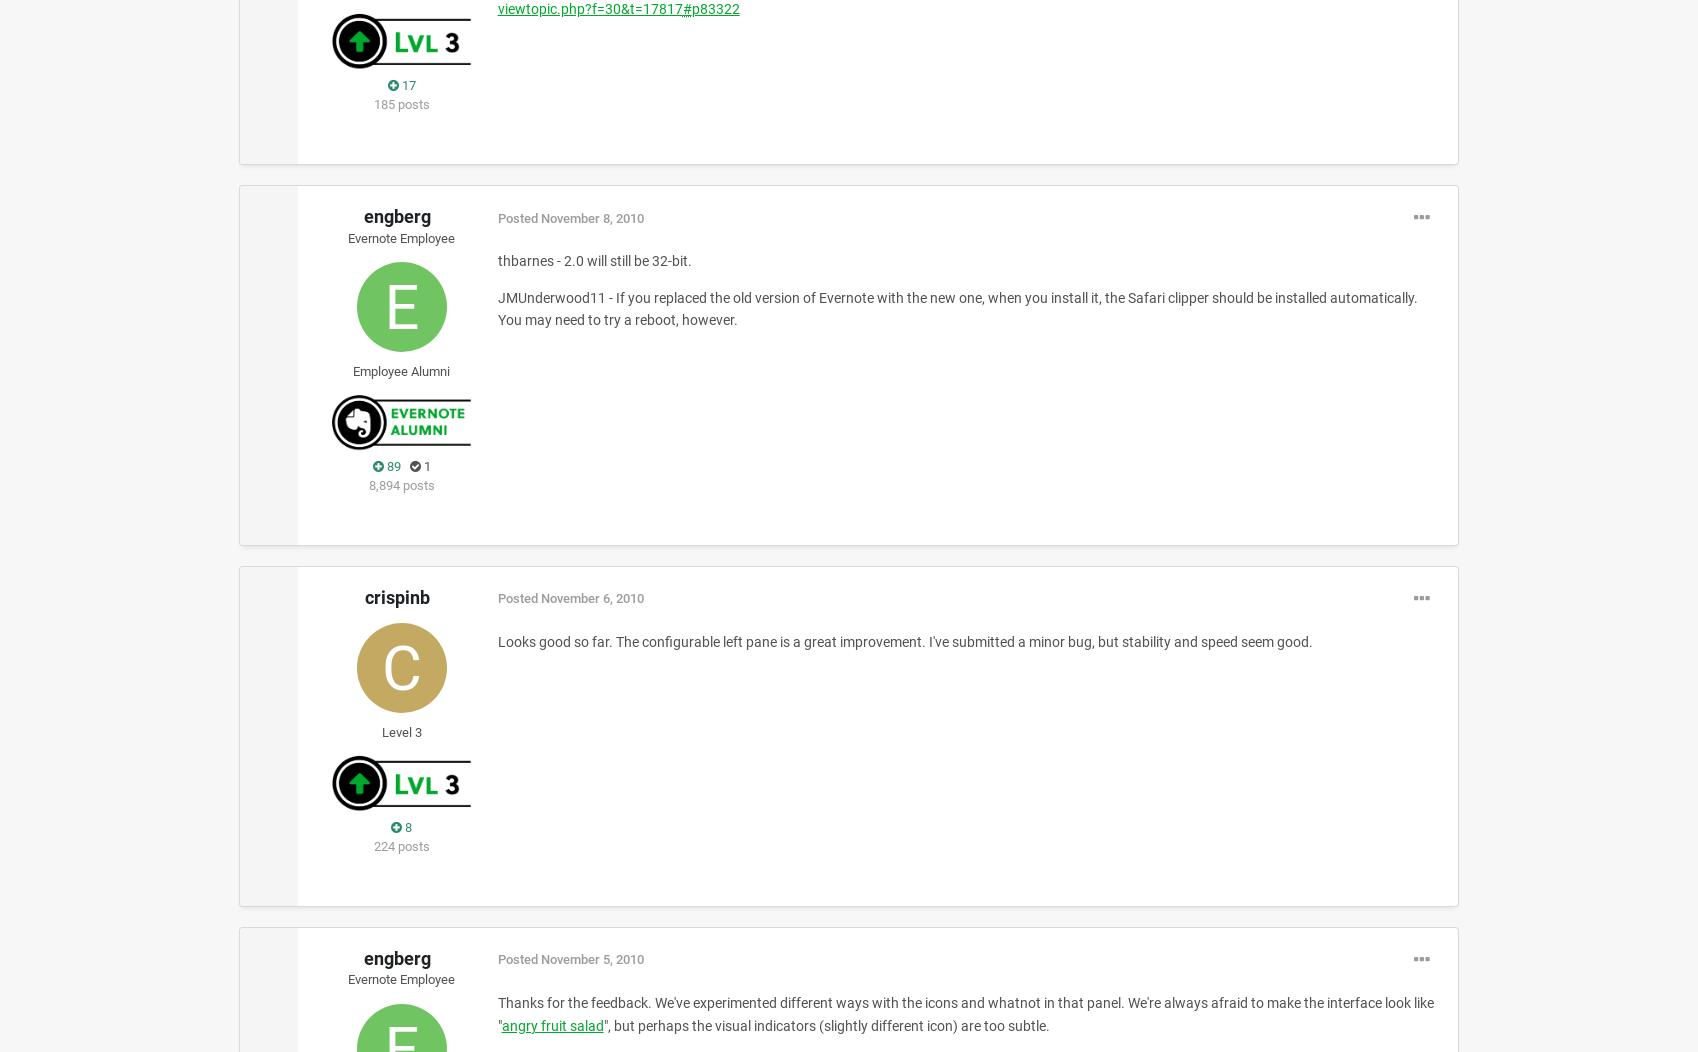  Describe the element at coordinates (591, 958) in the screenshot. I see `'November 5, 2010'` at that location.